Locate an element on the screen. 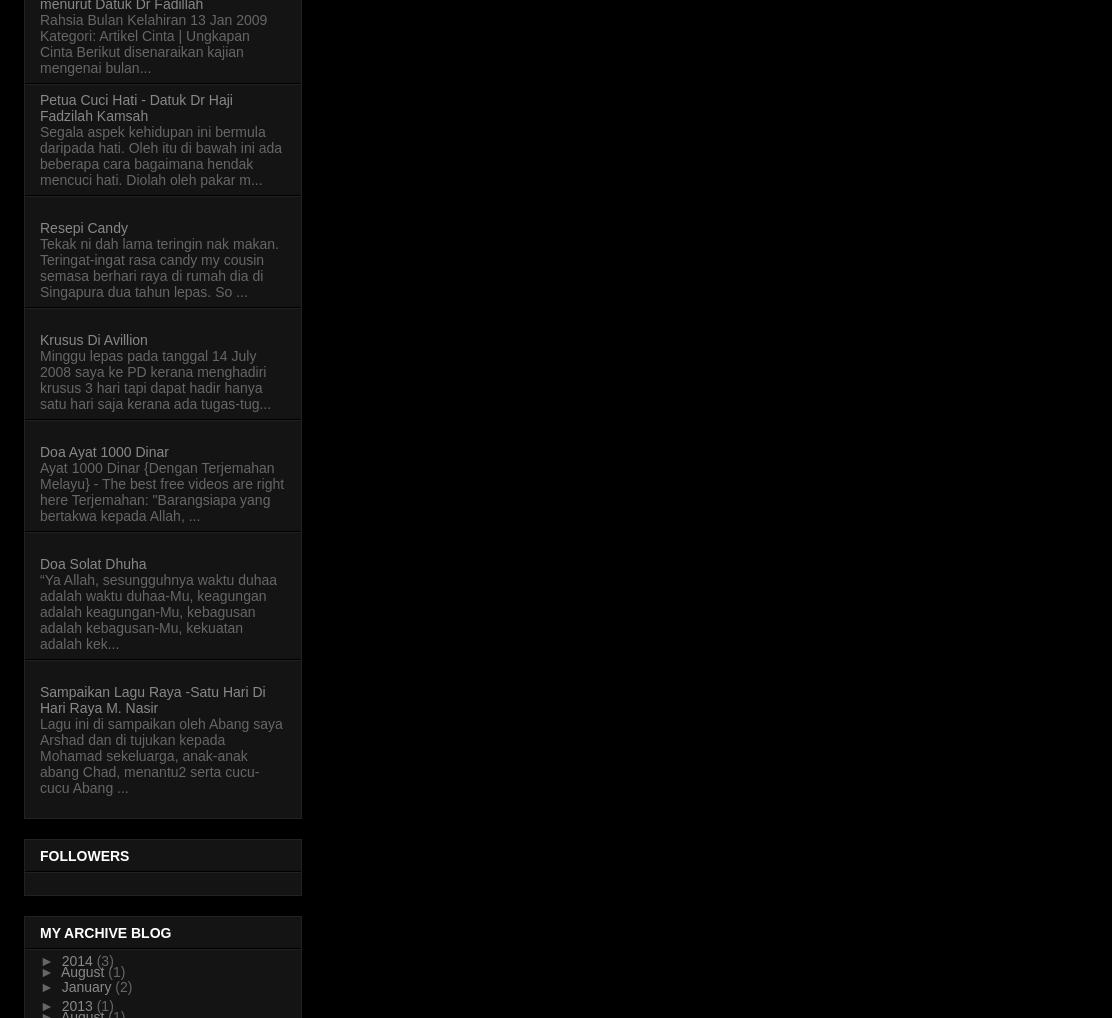 This screenshot has height=1018, width=1112. 'Sampaikan Lagu Raya -Satu Hari Di Hari Raya M. Nasir' is located at coordinates (40, 698).